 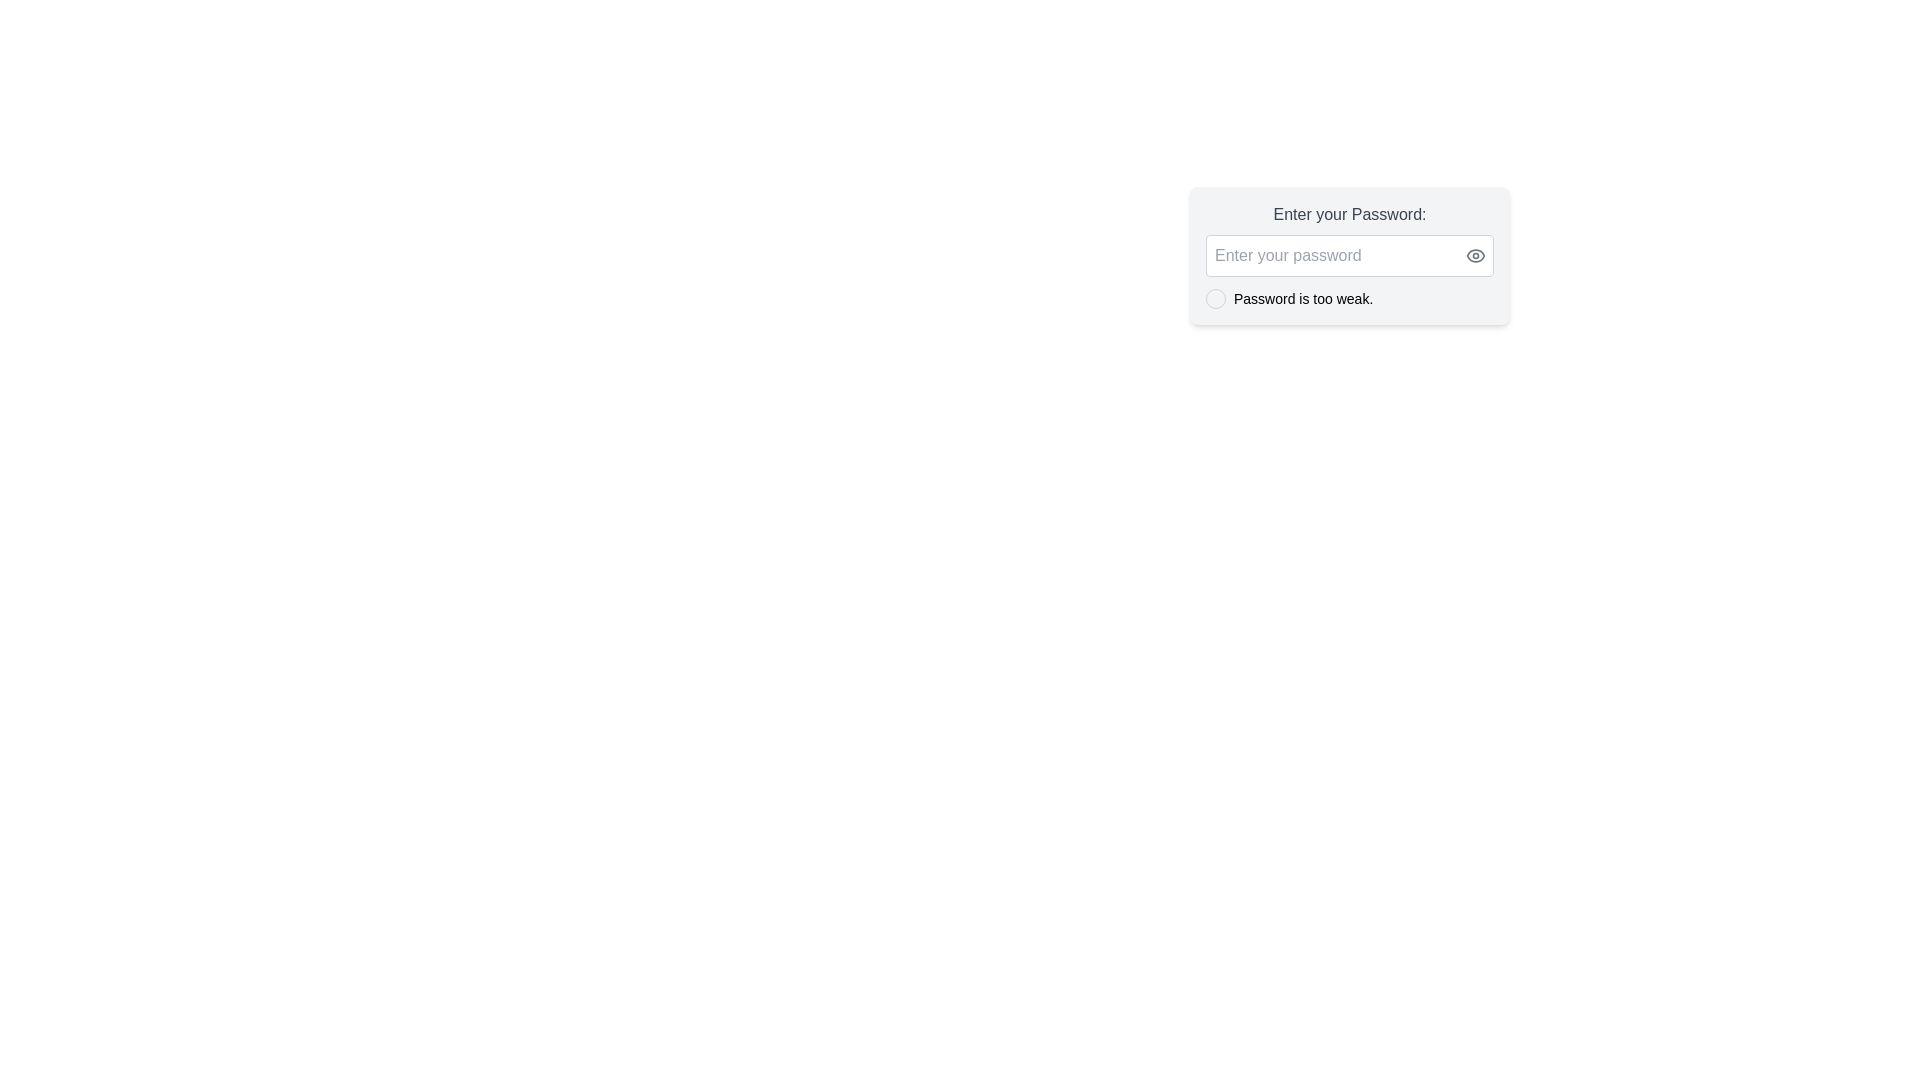 What do you see at coordinates (1349, 254) in the screenshot?
I see `the password strength indicator icon within the password input form` at bounding box center [1349, 254].